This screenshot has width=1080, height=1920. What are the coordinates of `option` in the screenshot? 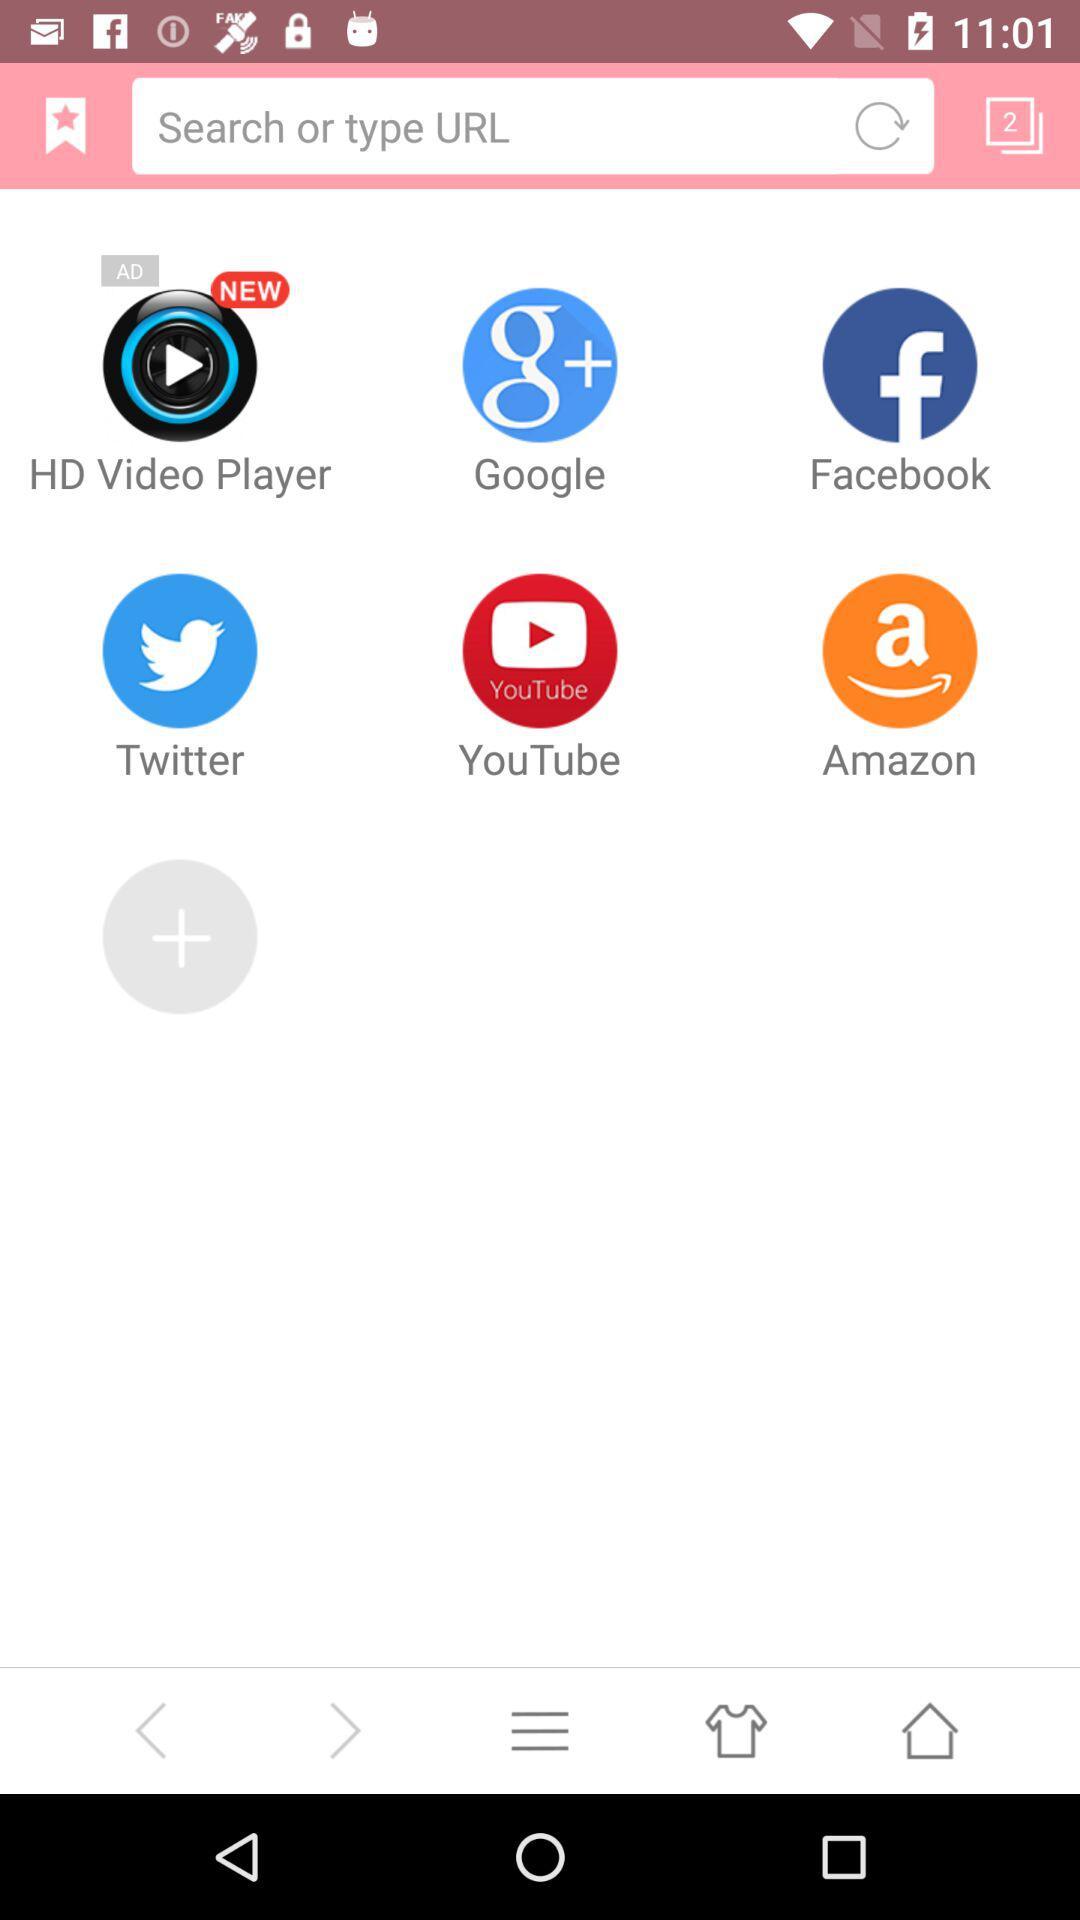 It's located at (540, 1729).